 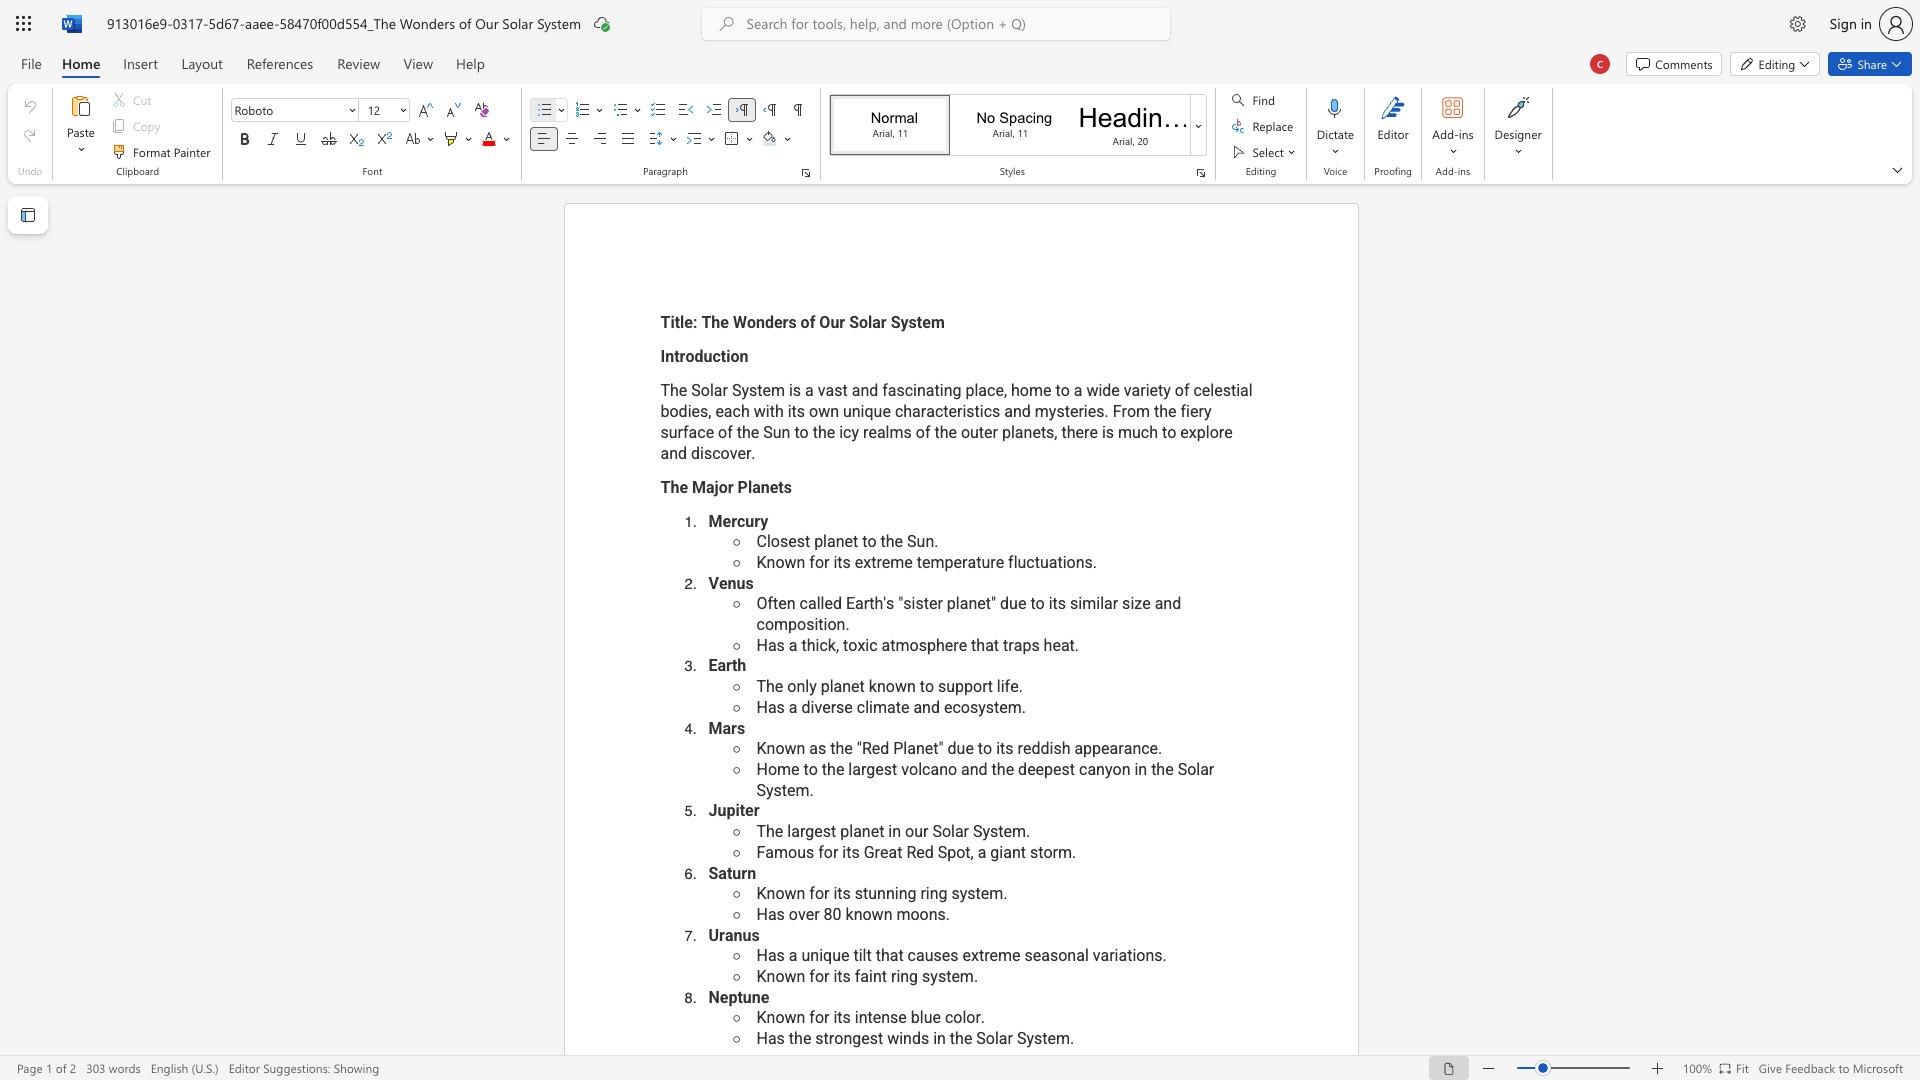 I want to click on the 1th character "c" in the text, so click(x=823, y=645).